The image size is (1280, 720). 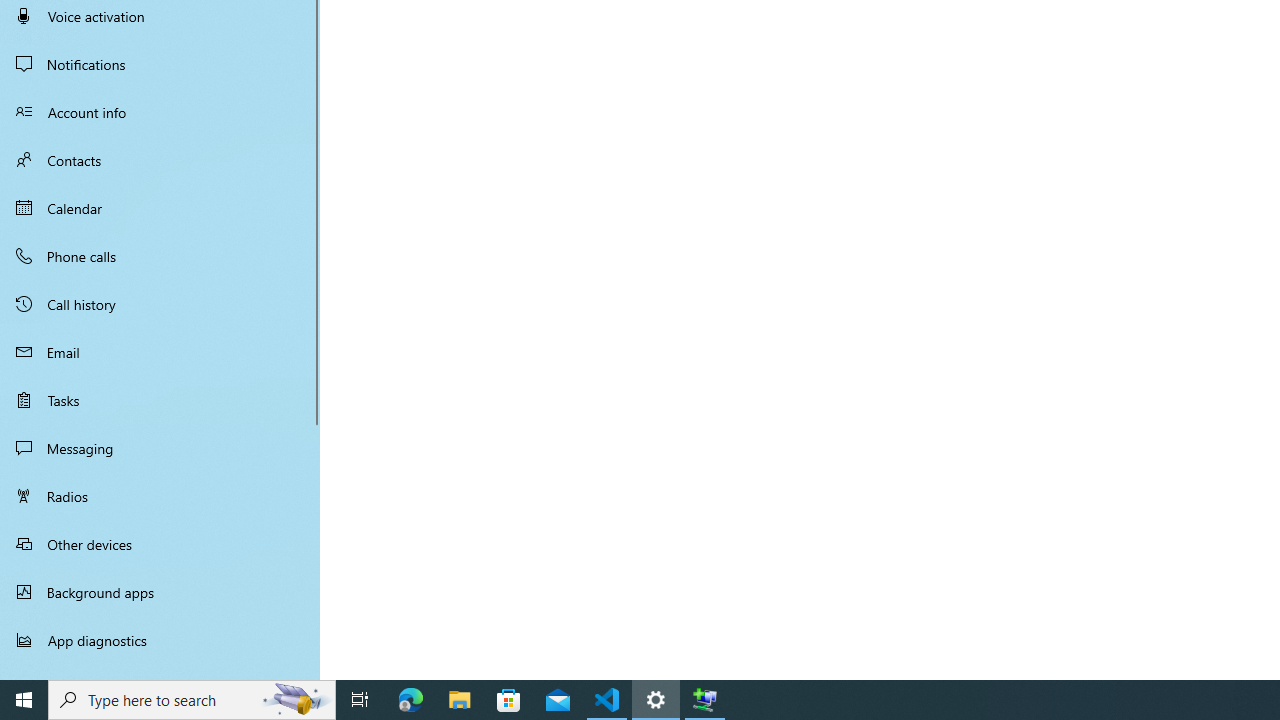 I want to click on 'Other devices', so click(x=160, y=543).